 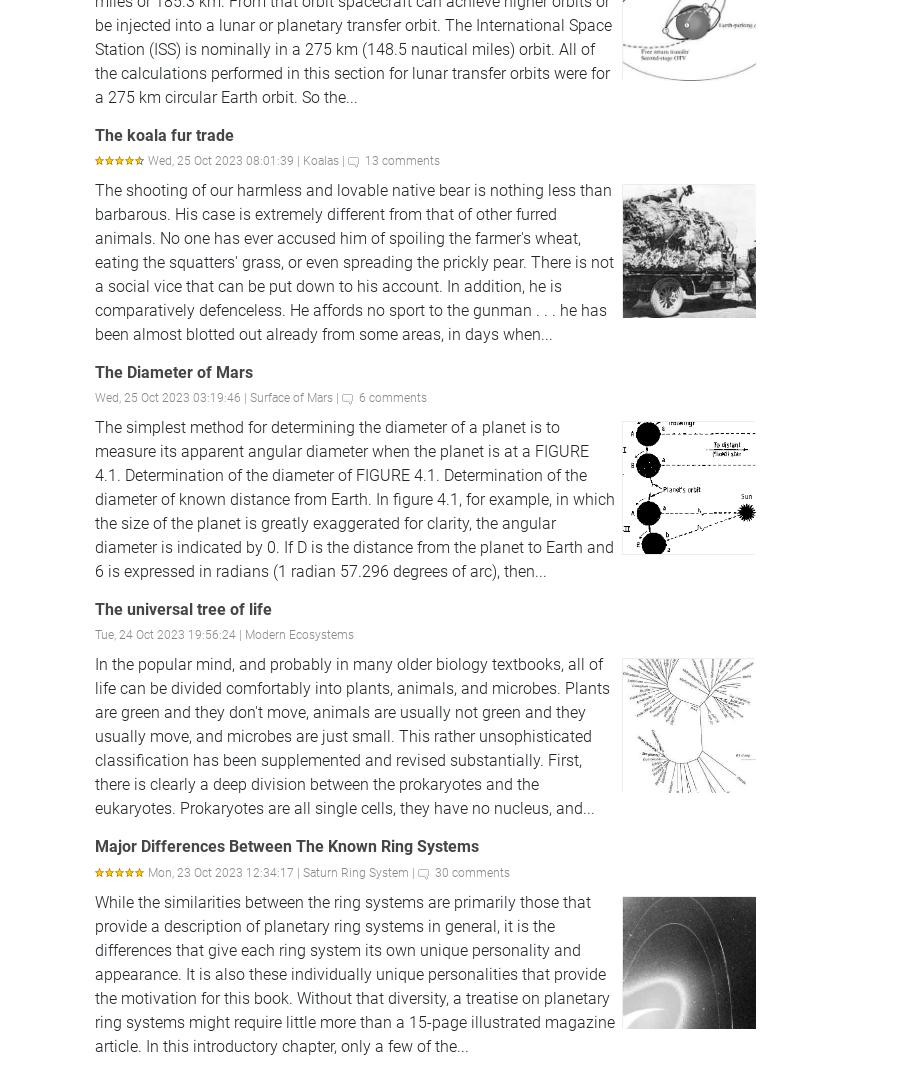 I want to click on 'Wed, 25 Oct 2023 03:19:46                                    |', so click(x=172, y=398).